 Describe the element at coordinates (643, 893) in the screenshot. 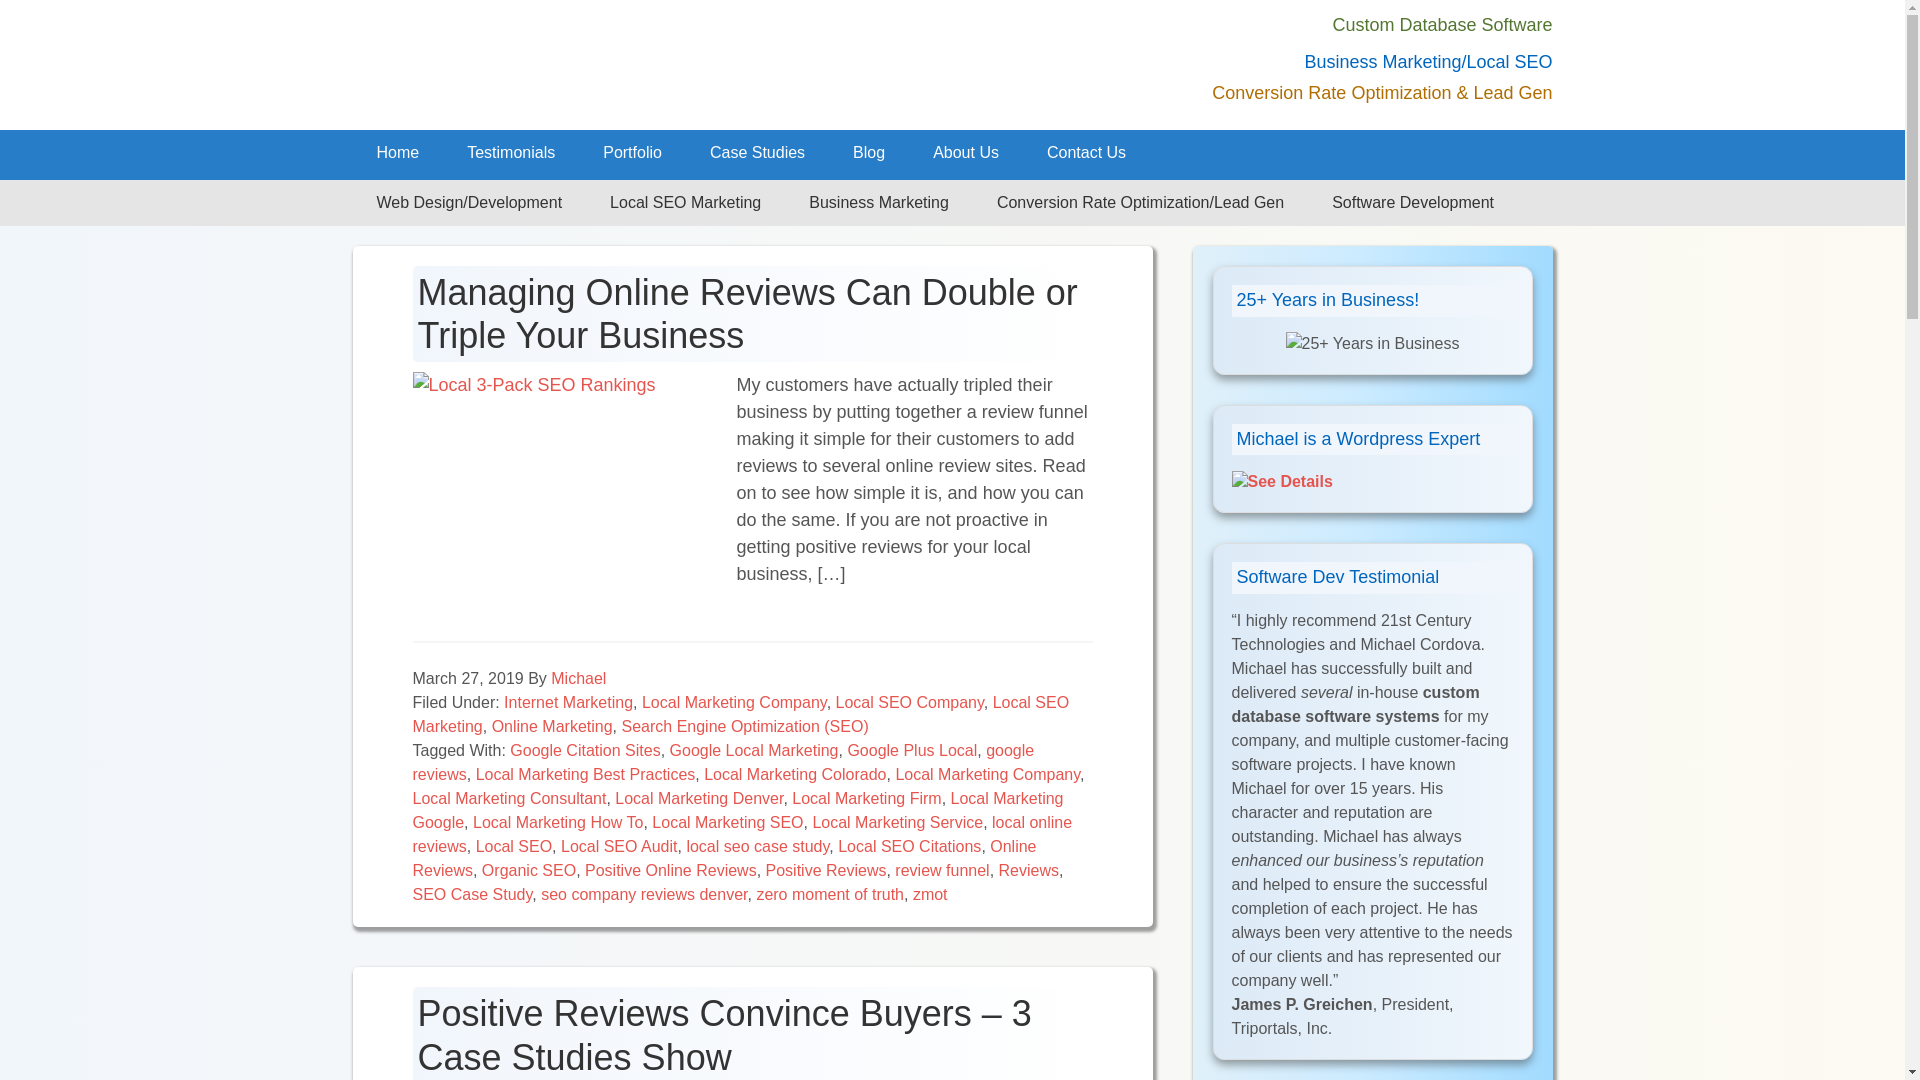

I see `'seo company reviews denver'` at that location.